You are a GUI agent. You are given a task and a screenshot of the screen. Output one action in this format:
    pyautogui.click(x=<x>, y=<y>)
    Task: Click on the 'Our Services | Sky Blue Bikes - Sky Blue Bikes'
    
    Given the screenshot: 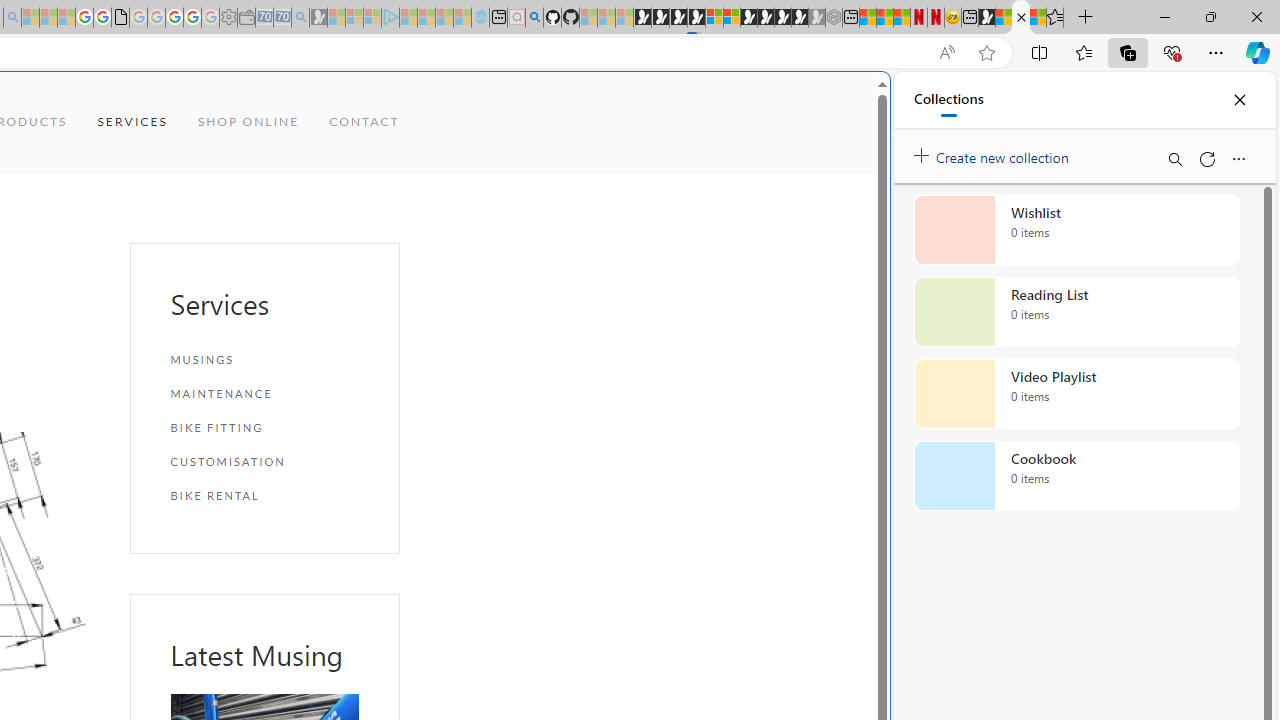 What is the action you would take?
    pyautogui.click(x=1020, y=17)
    